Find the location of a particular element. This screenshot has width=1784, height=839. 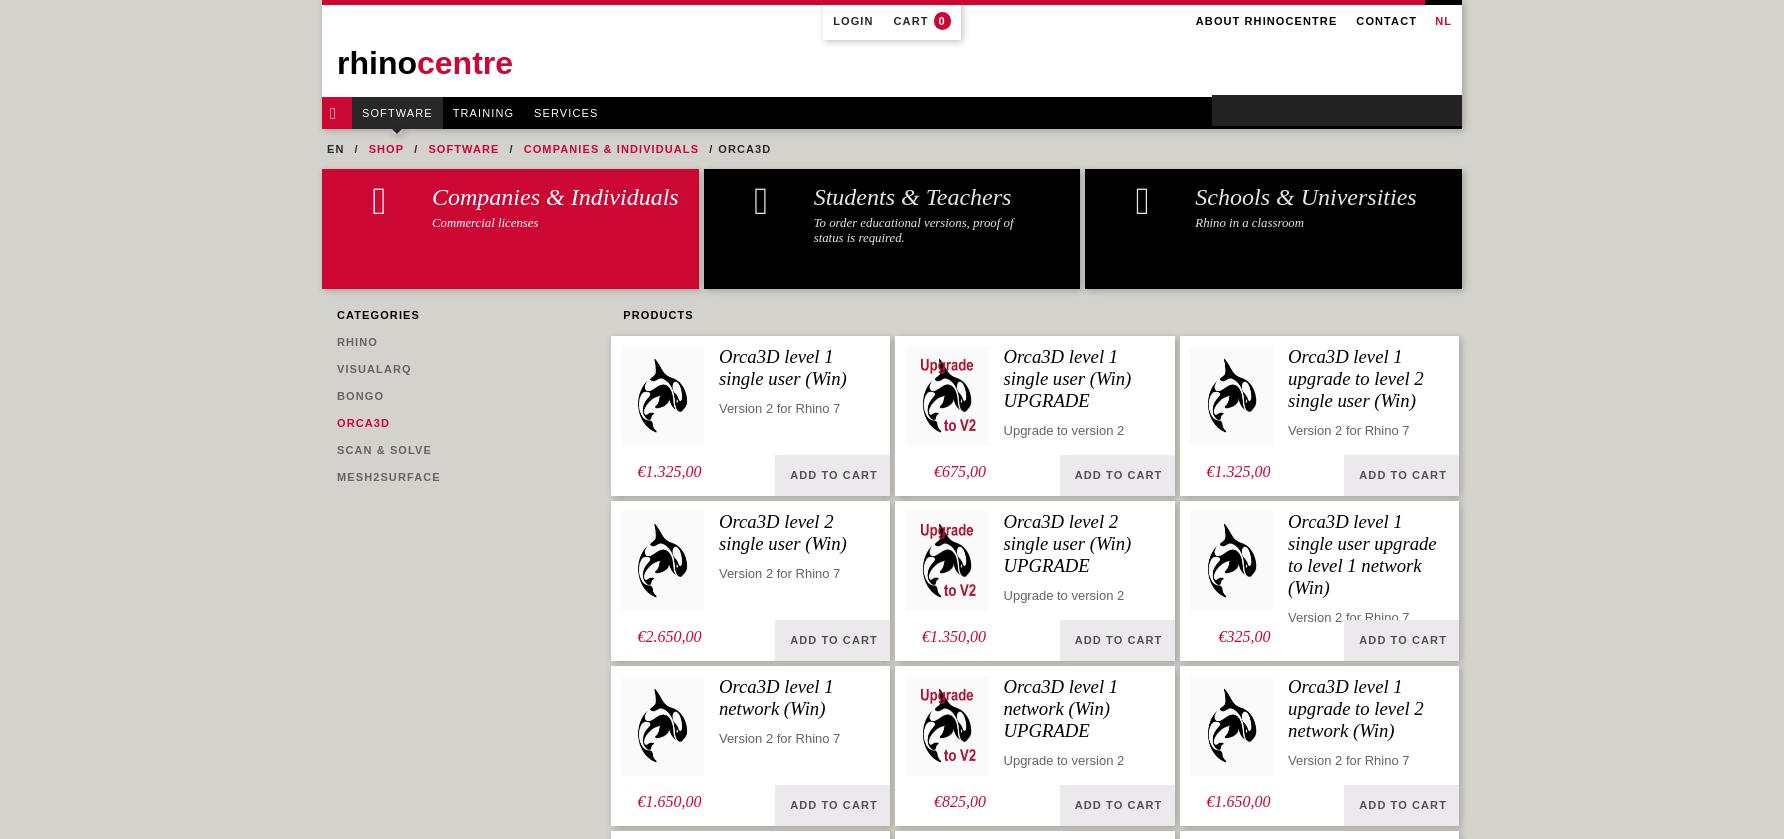

'Orca3D level 2 single user (Win)' is located at coordinates (780, 531).